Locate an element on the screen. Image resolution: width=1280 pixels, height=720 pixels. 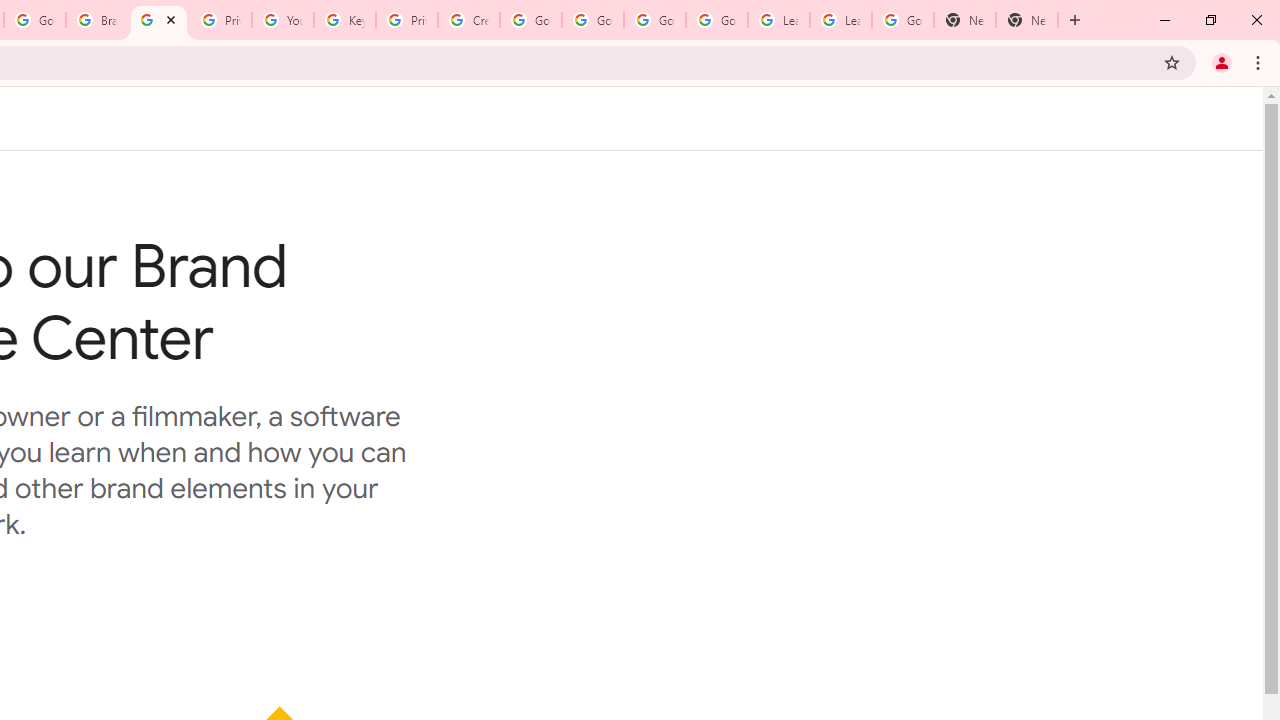
'New Tab' is located at coordinates (965, 20).